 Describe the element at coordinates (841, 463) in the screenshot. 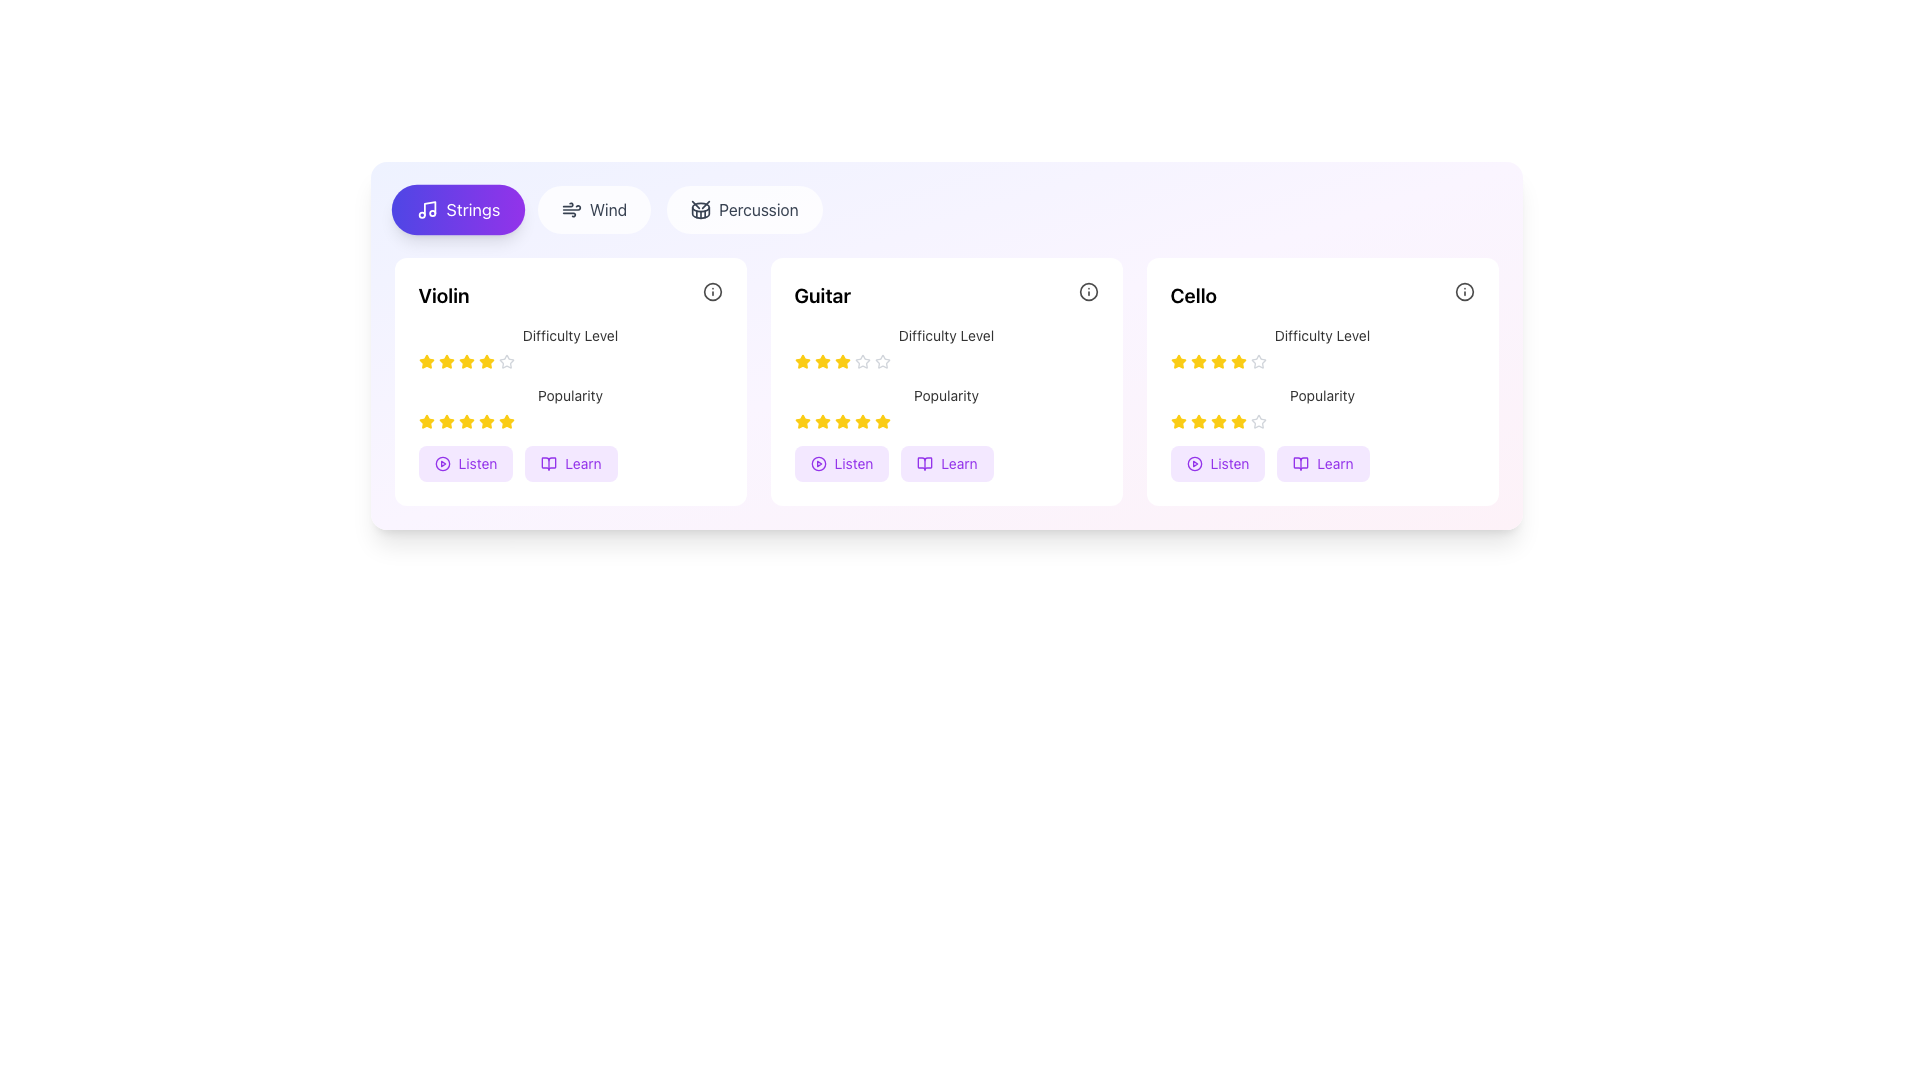

I see `the 'Listen' button with a purple background located in the 'Guitar' section` at that location.